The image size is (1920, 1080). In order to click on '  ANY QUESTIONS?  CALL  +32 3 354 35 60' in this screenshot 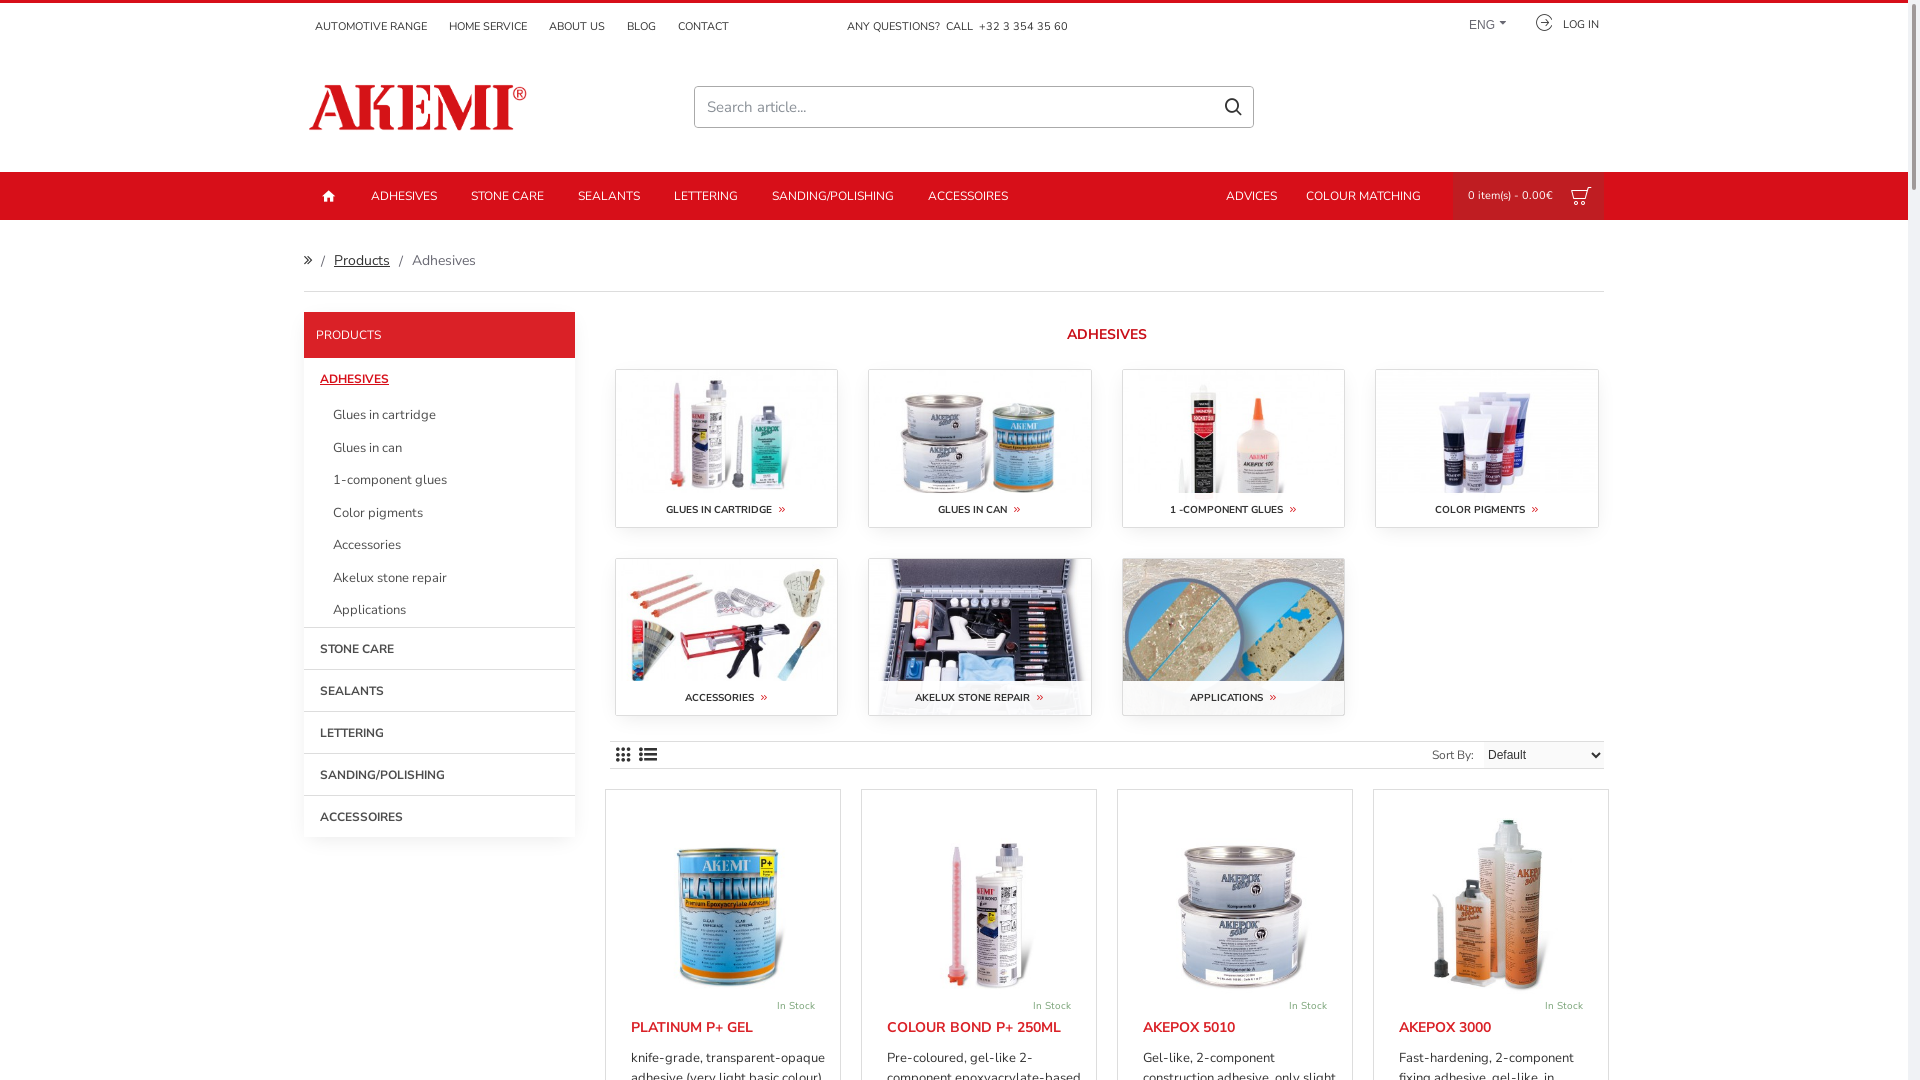, I will do `click(953, 27)`.